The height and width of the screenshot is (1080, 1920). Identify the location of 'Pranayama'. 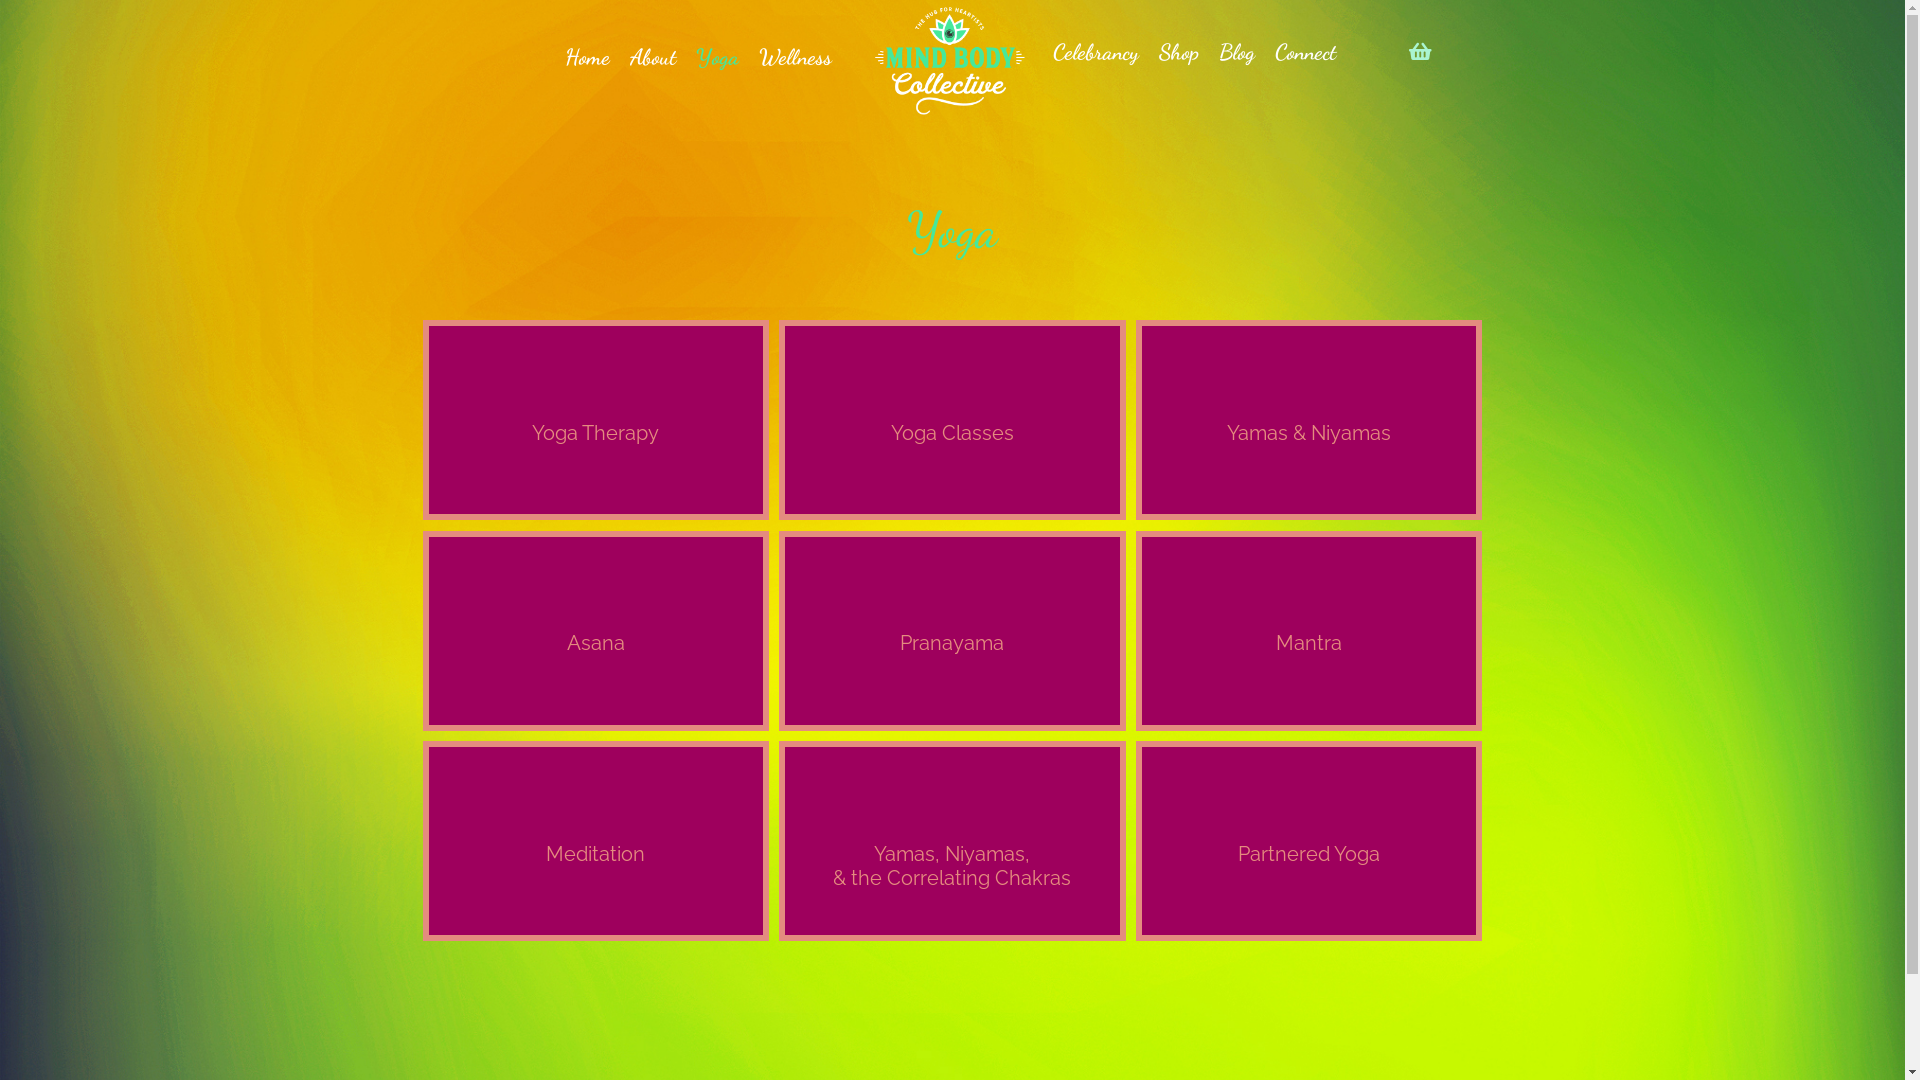
(950, 631).